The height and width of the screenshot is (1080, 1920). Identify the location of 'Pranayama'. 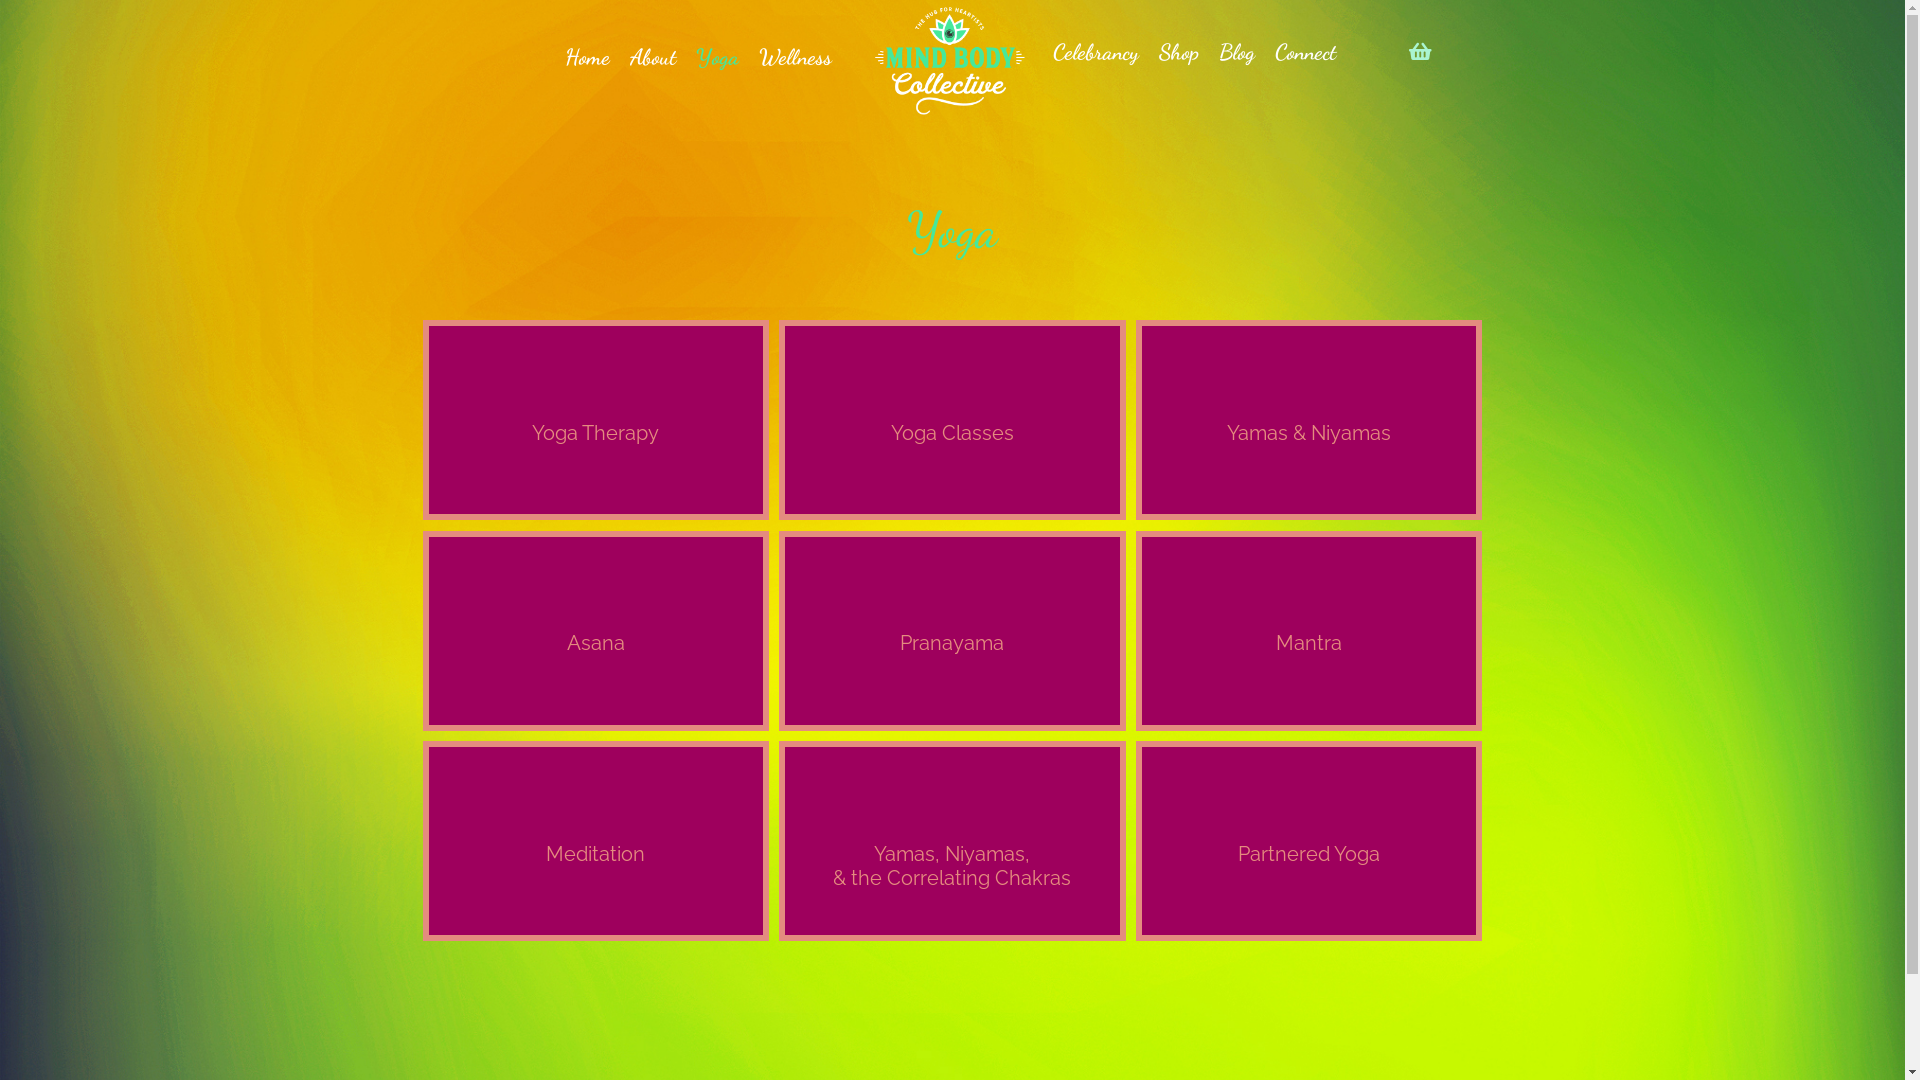
(950, 631).